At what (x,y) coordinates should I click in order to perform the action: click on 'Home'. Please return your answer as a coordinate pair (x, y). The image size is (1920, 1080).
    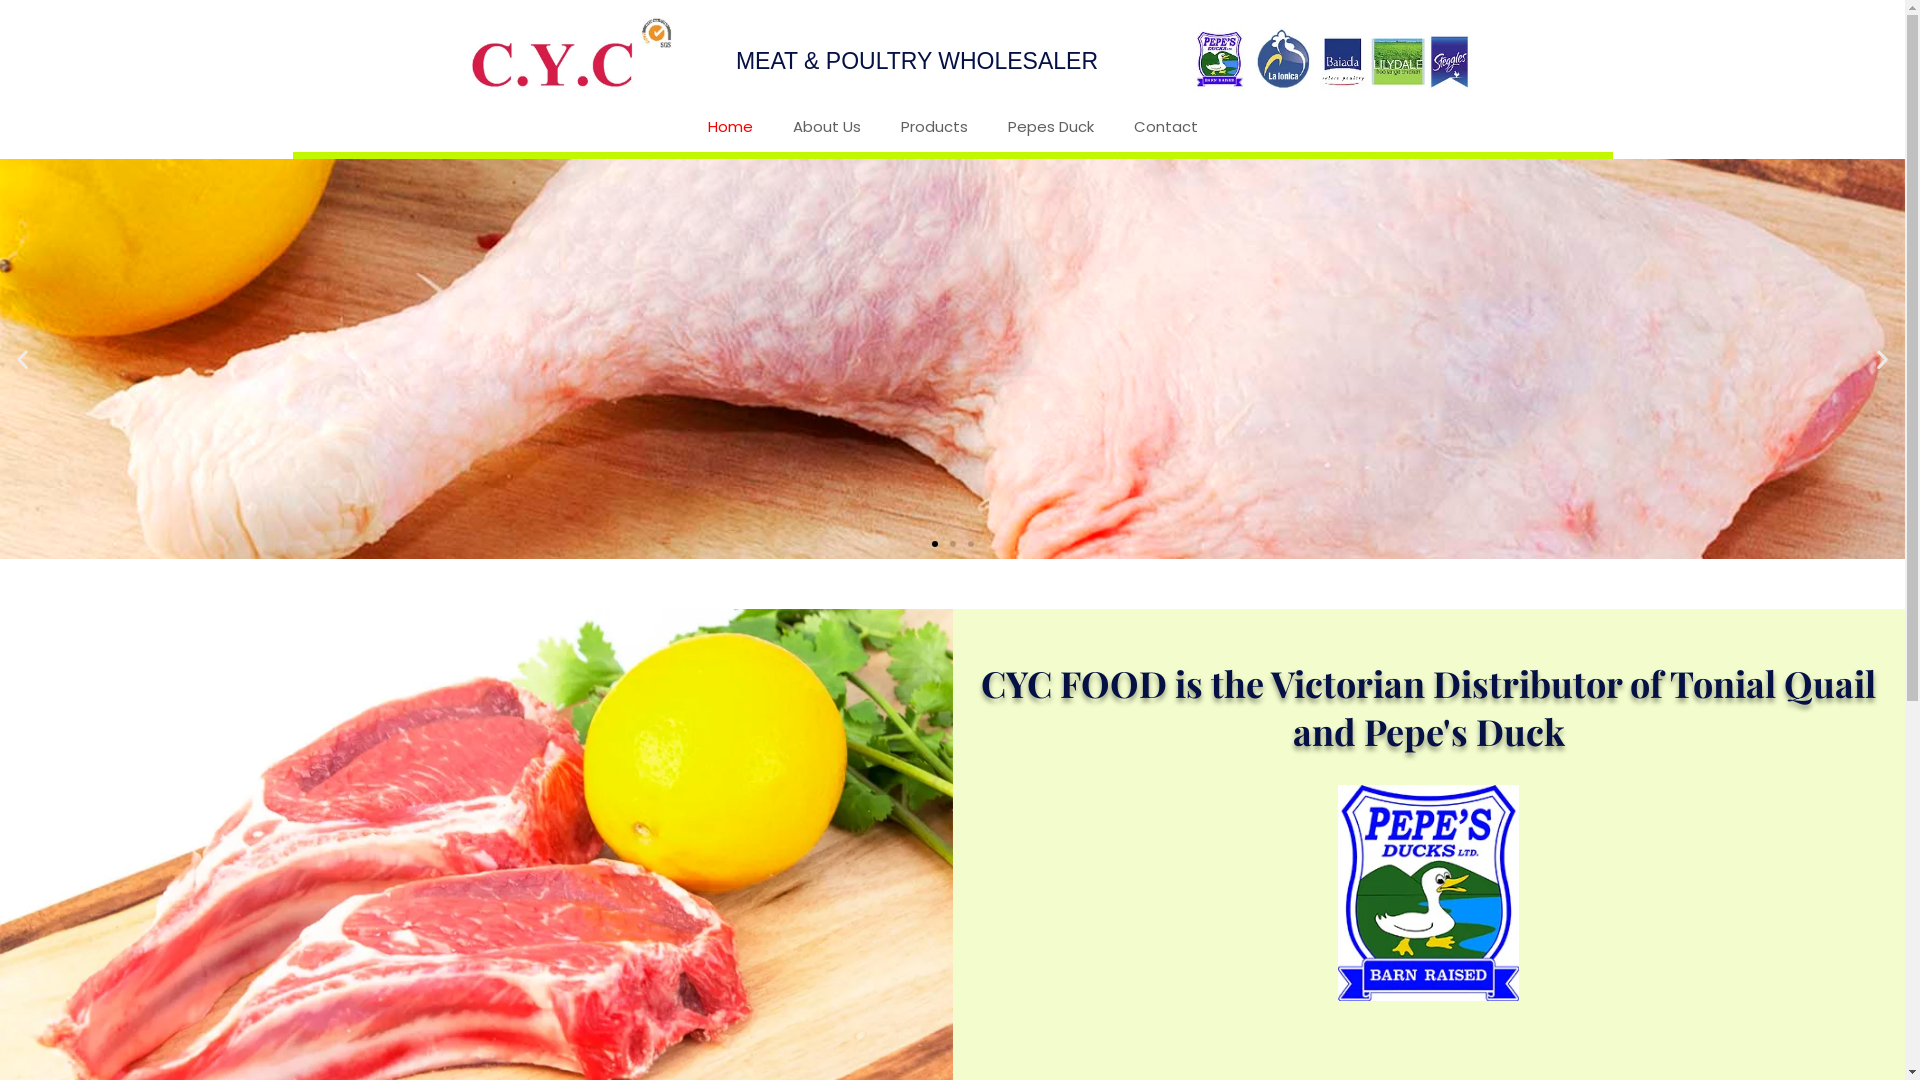
    Looking at the image, I should click on (729, 127).